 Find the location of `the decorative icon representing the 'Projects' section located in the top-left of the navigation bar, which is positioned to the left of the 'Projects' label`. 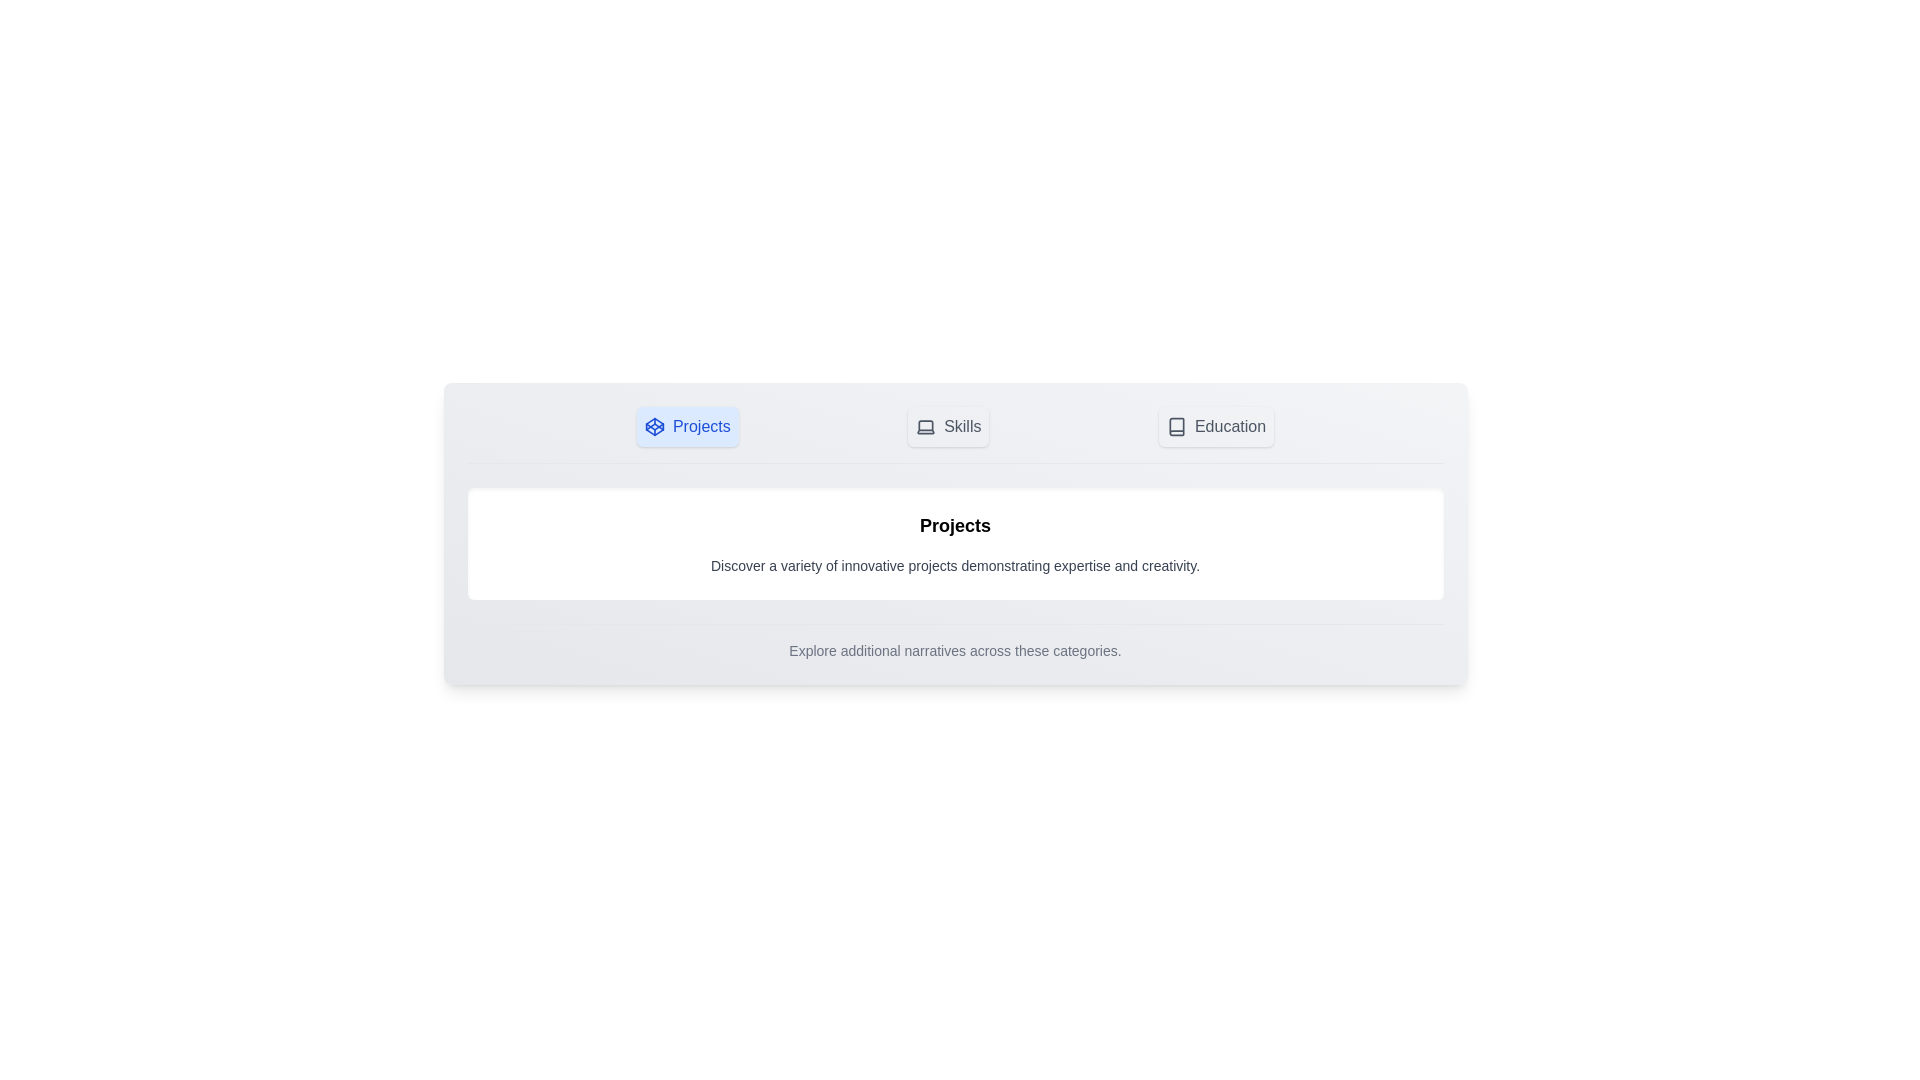

the decorative icon representing the 'Projects' section located in the top-left of the navigation bar, which is positioned to the left of the 'Projects' label is located at coordinates (654, 426).